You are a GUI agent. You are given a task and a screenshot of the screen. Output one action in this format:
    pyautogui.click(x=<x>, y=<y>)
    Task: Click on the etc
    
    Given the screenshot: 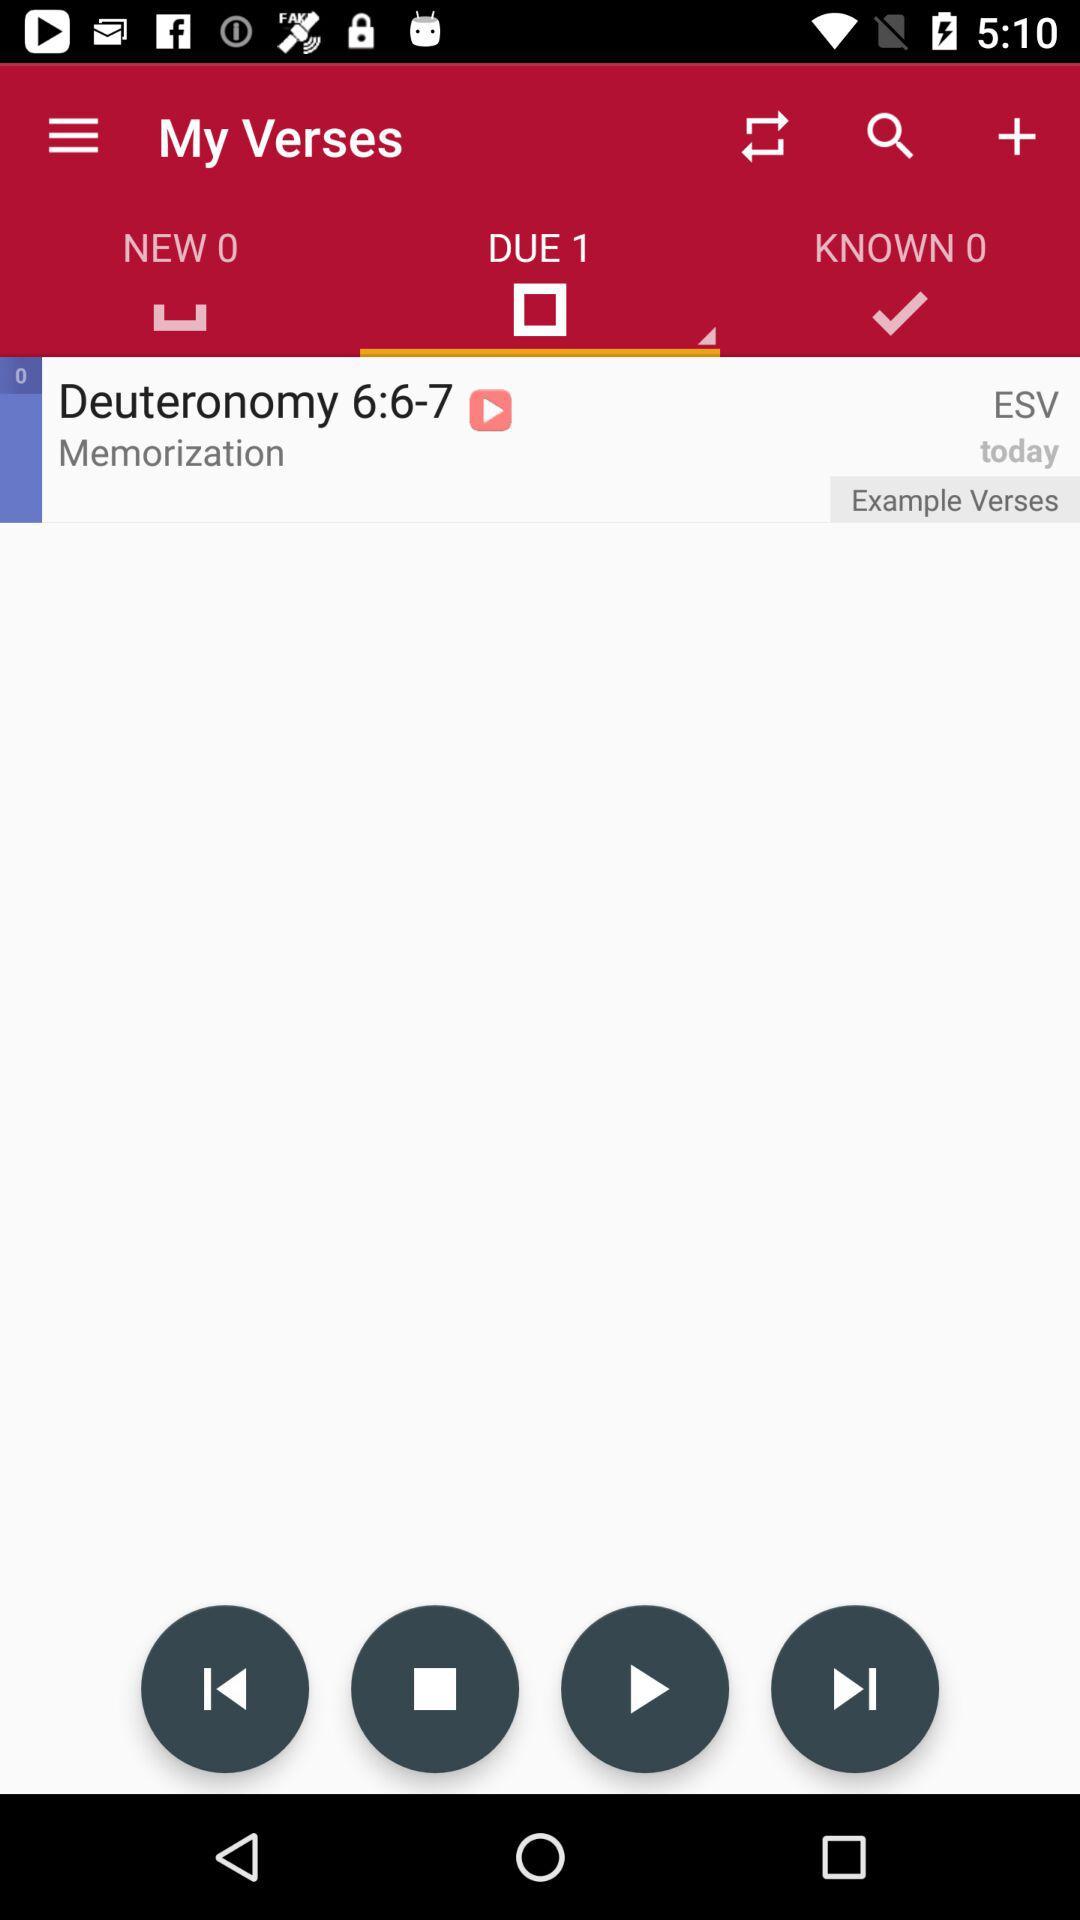 What is the action you would take?
    pyautogui.click(x=434, y=1688)
    